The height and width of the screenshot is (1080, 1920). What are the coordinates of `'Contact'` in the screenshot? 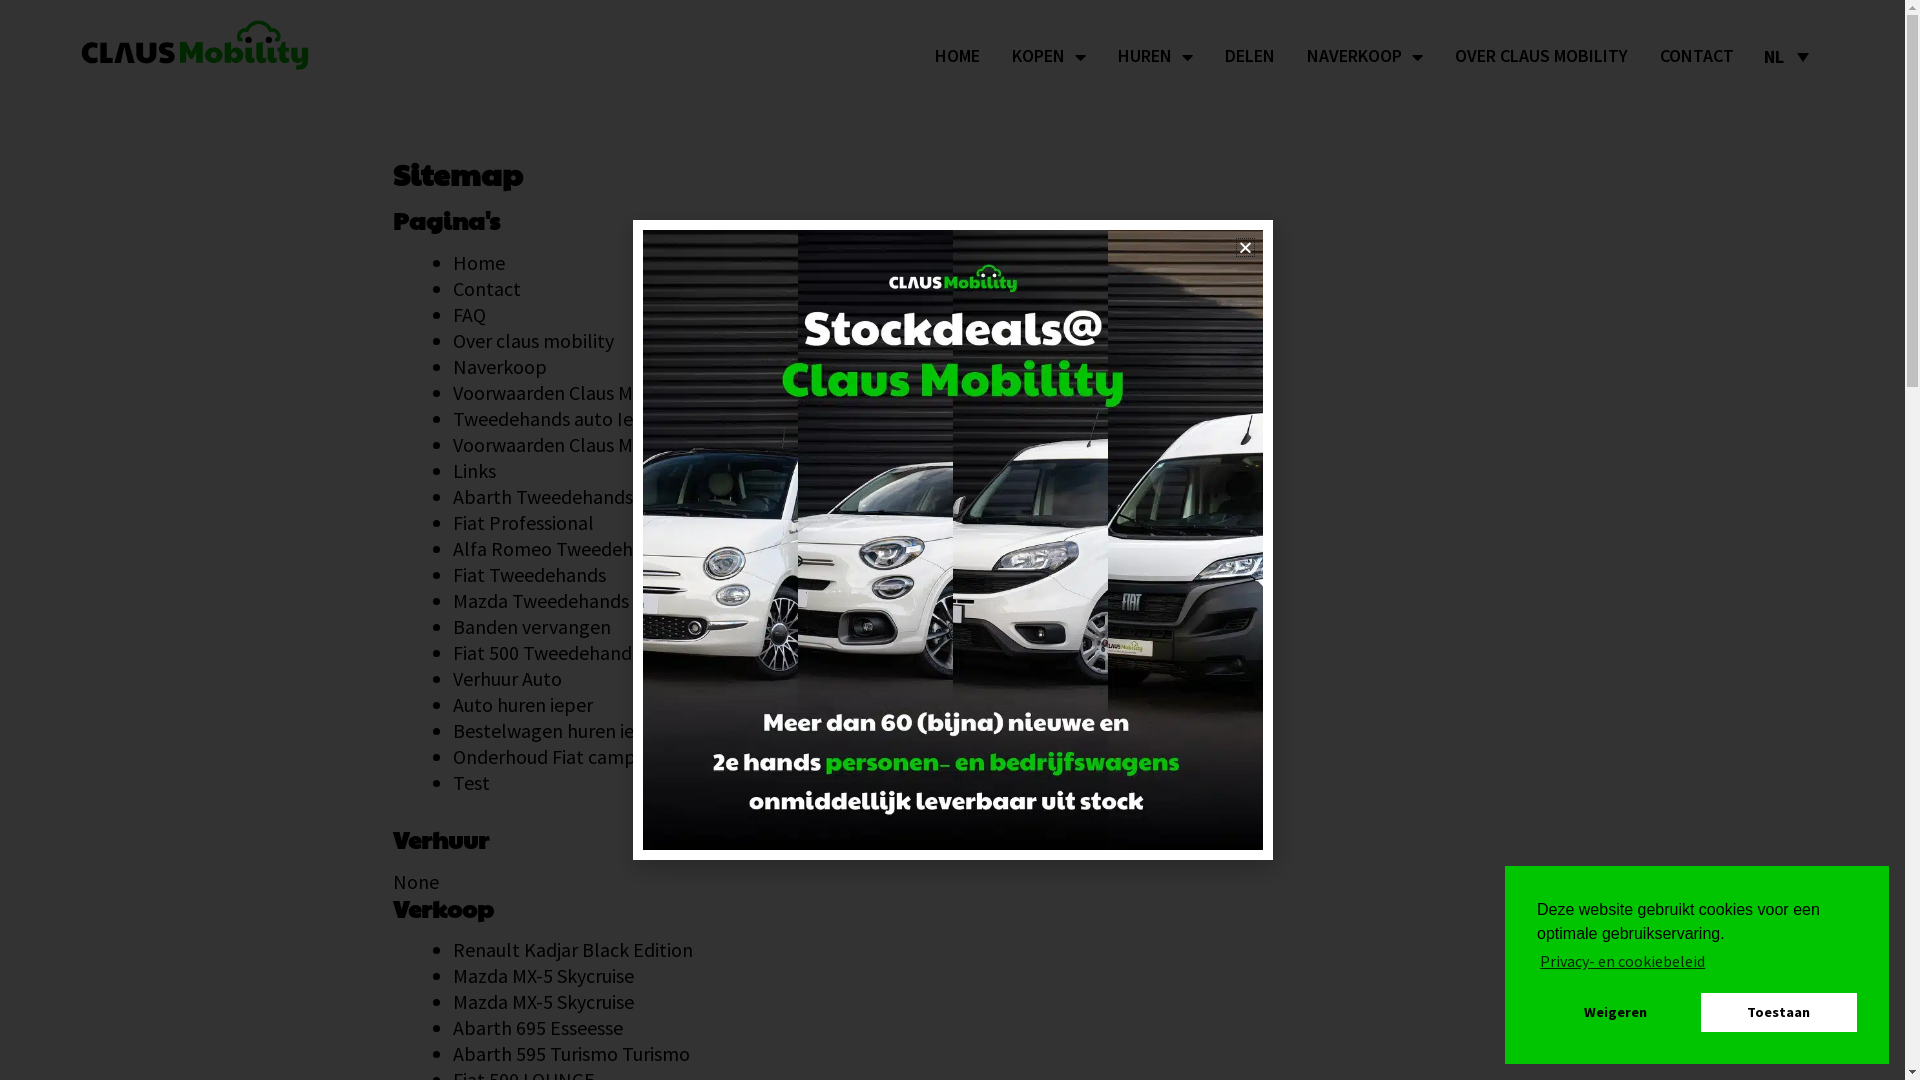 It's located at (485, 288).